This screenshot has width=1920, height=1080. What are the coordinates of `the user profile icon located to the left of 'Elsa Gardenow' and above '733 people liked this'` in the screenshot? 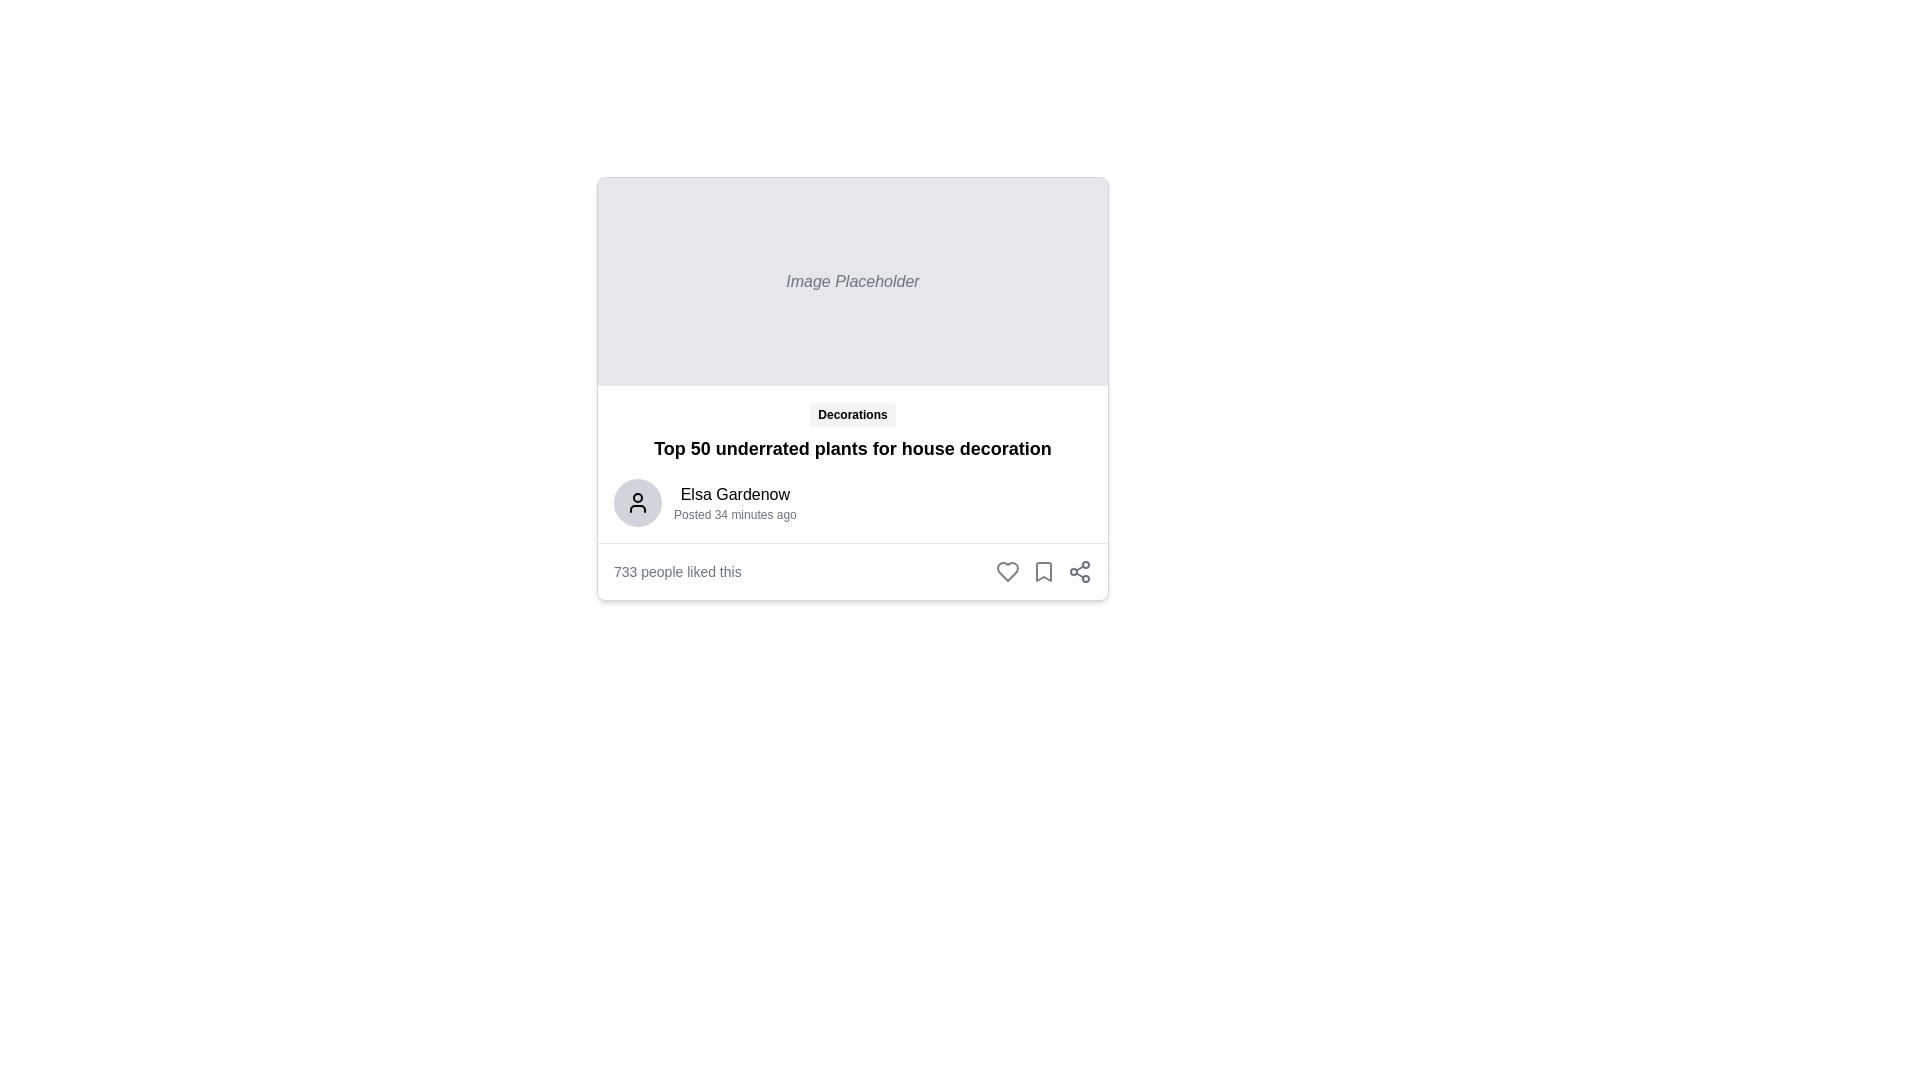 It's located at (637, 501).